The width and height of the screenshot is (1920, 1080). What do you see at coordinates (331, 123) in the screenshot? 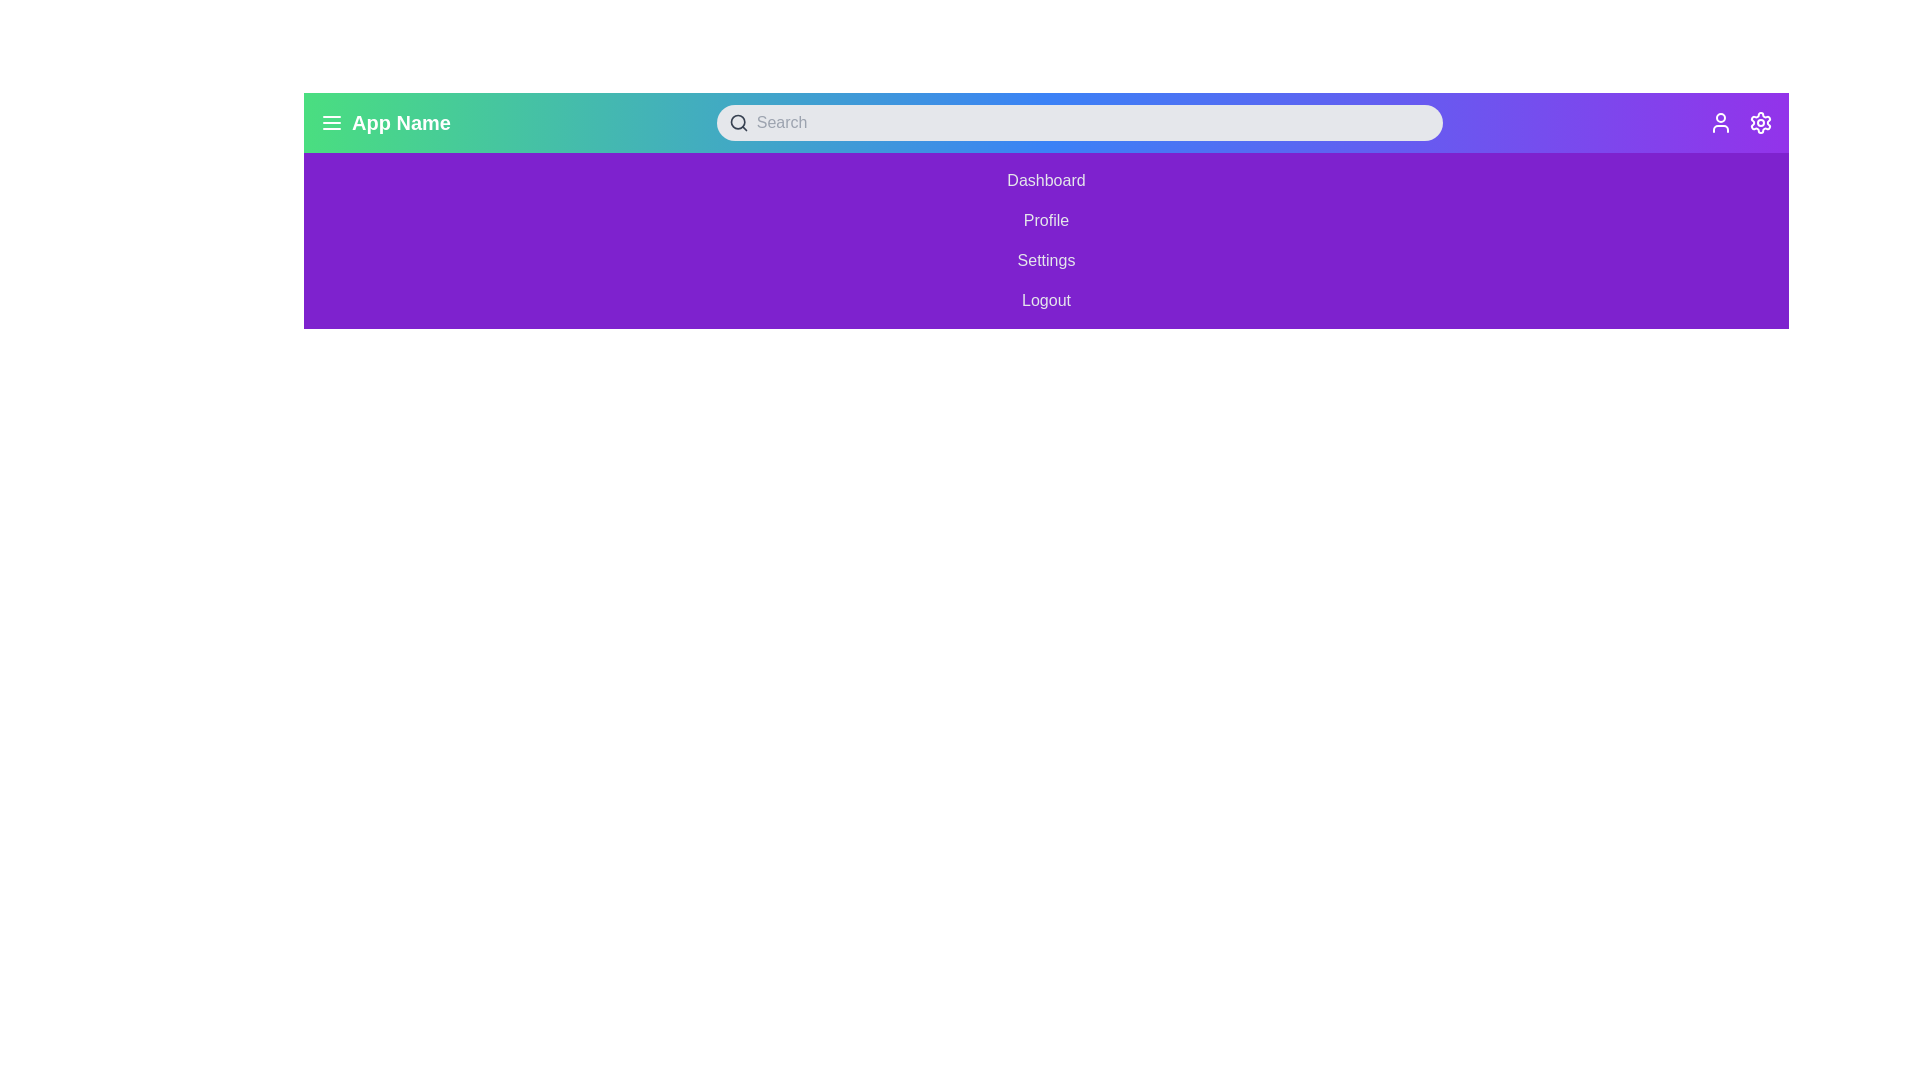
I see `the icon located to the far-left of the horizontal header section, which triggers the display of a menu or navigation pane` at bounding box center [331, 123].